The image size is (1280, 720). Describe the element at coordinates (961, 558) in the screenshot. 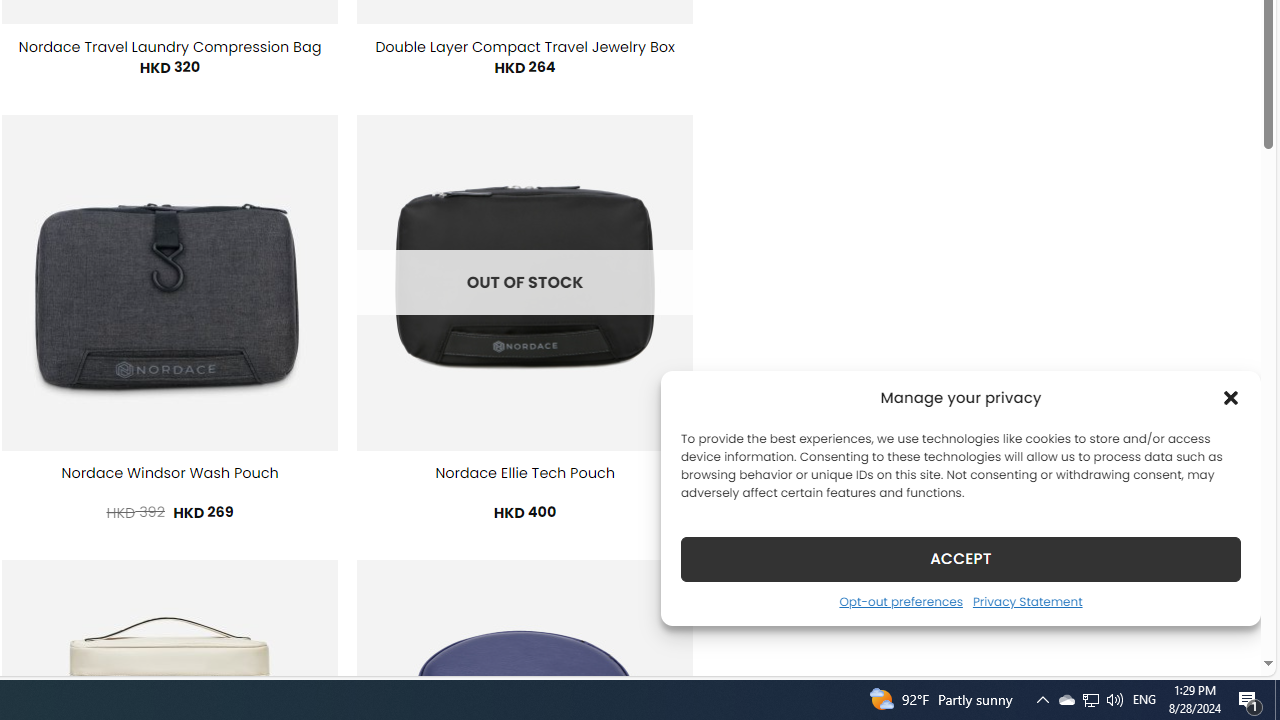

I see `'ACCEPT'` at that location.